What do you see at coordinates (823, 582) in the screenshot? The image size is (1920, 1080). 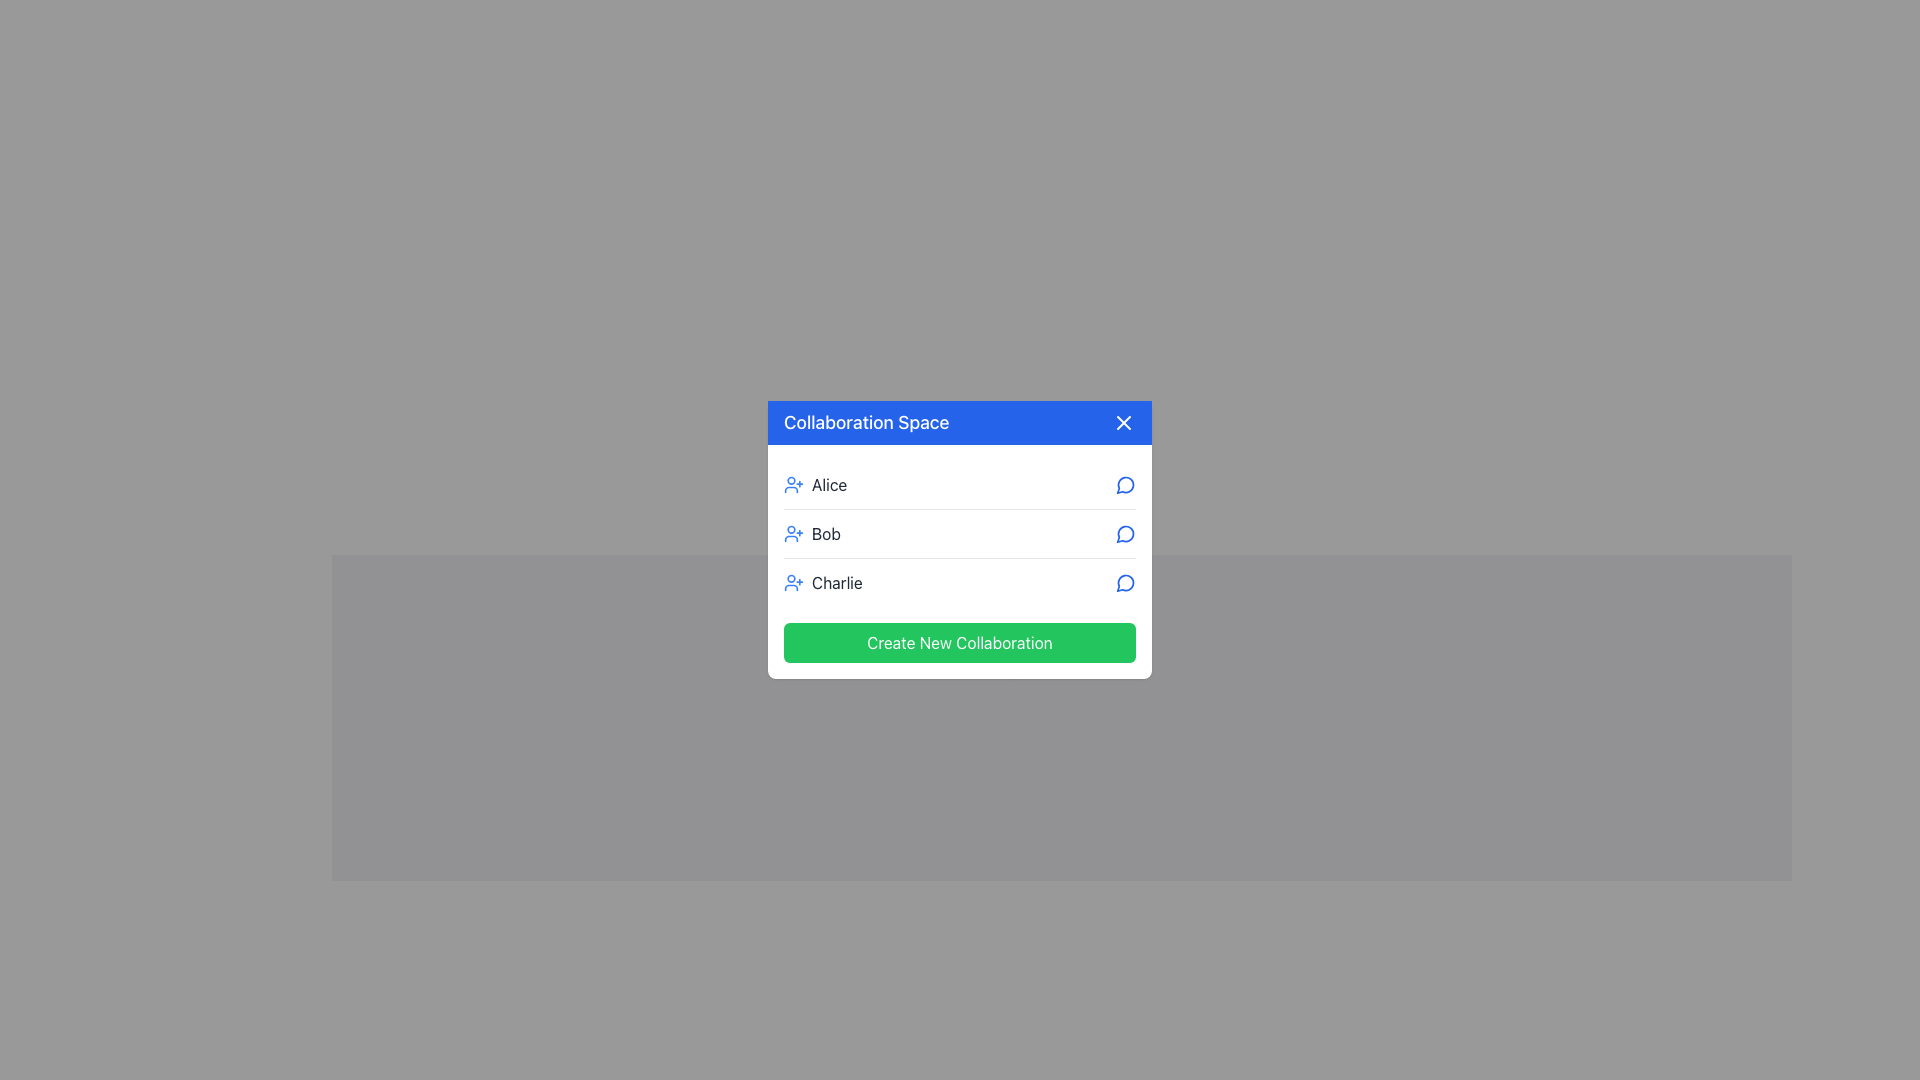 I see `the user entry 'Charlie' in the collaboration list, which is the third item below 'Alice' and 'Bob' in the 'Collaboration Space' dialog box` at bounding box center [823, 582].